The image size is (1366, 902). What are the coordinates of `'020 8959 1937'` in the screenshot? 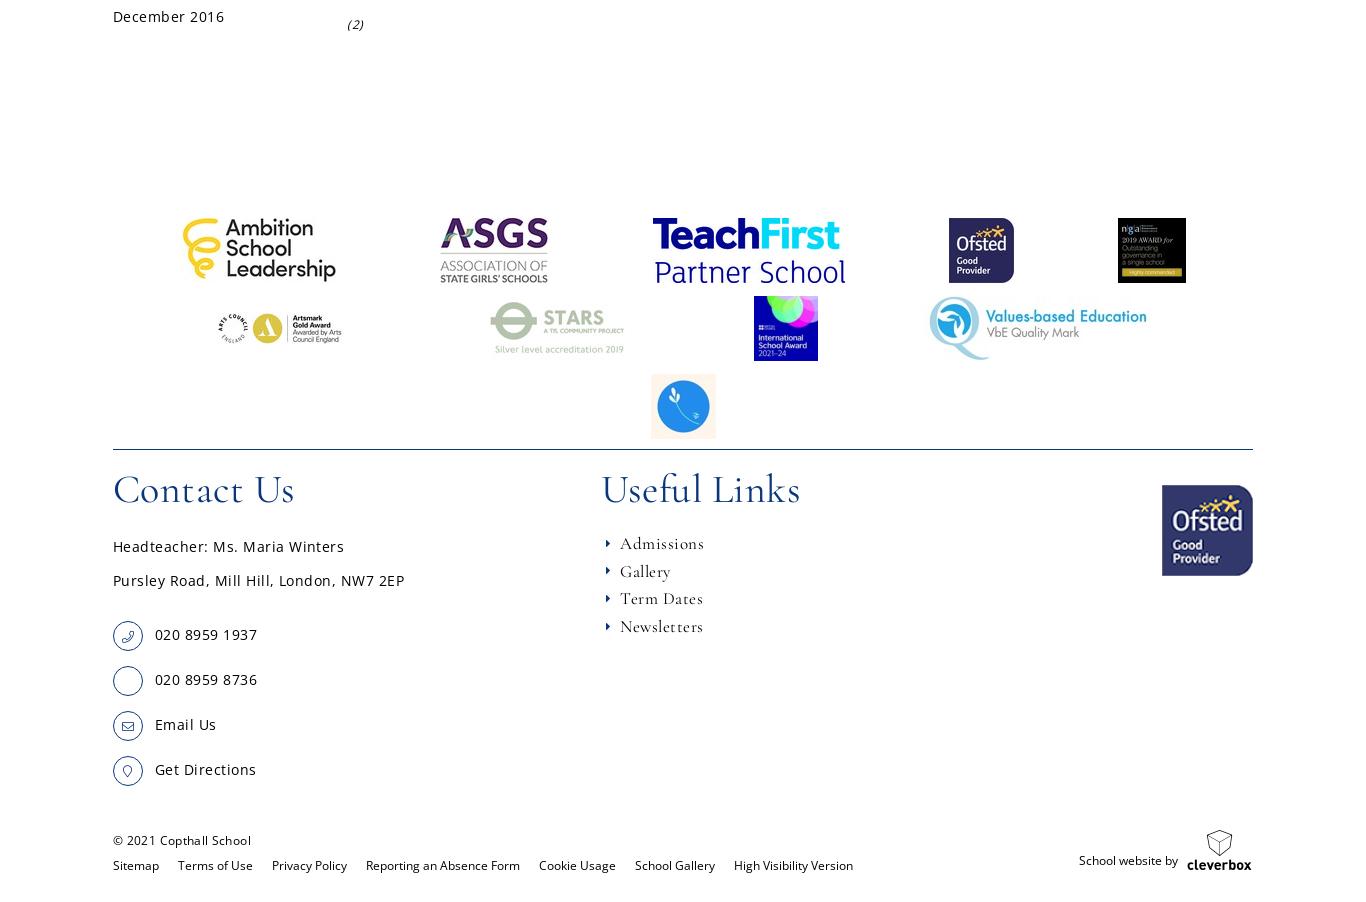 It's located at (204, 633).